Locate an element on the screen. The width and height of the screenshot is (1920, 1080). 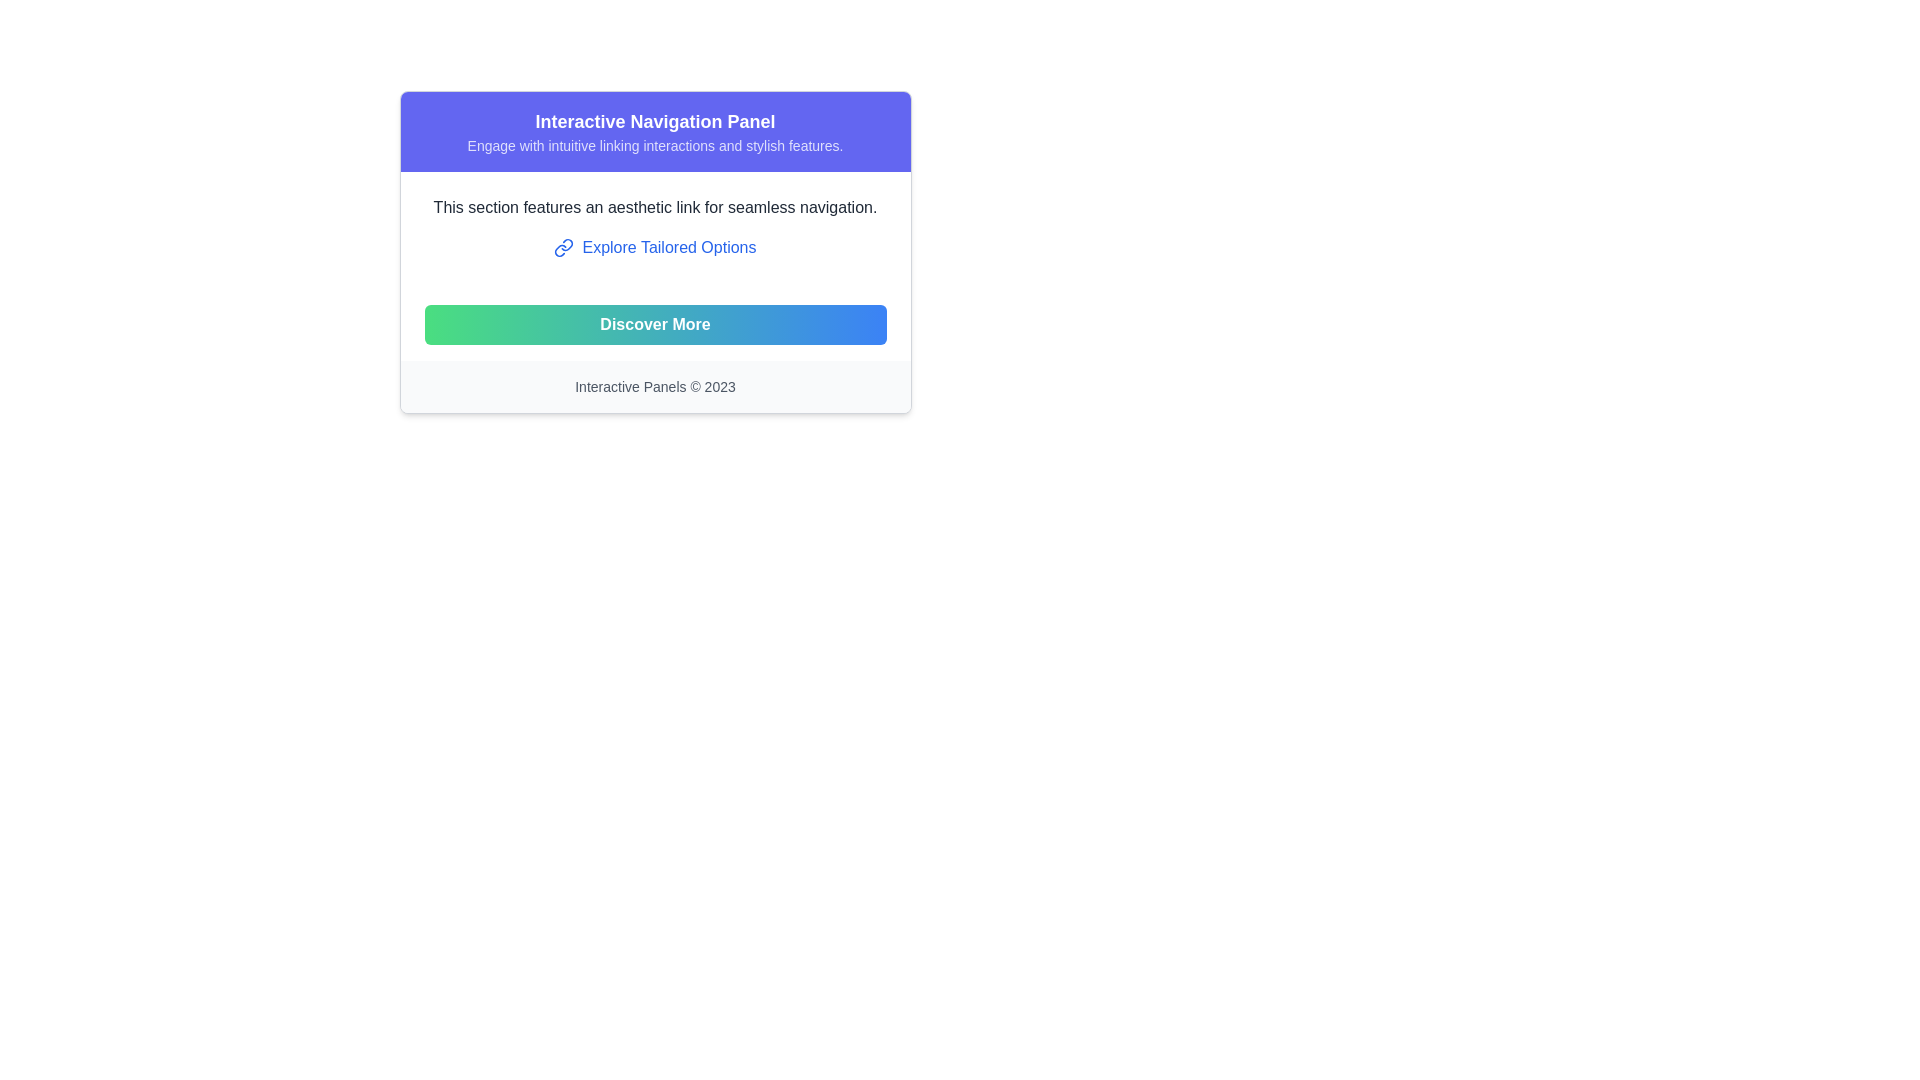
the footer text label that provides copyright or trademark information about 'Interactive Panels' is located at coordinates (655, 386).